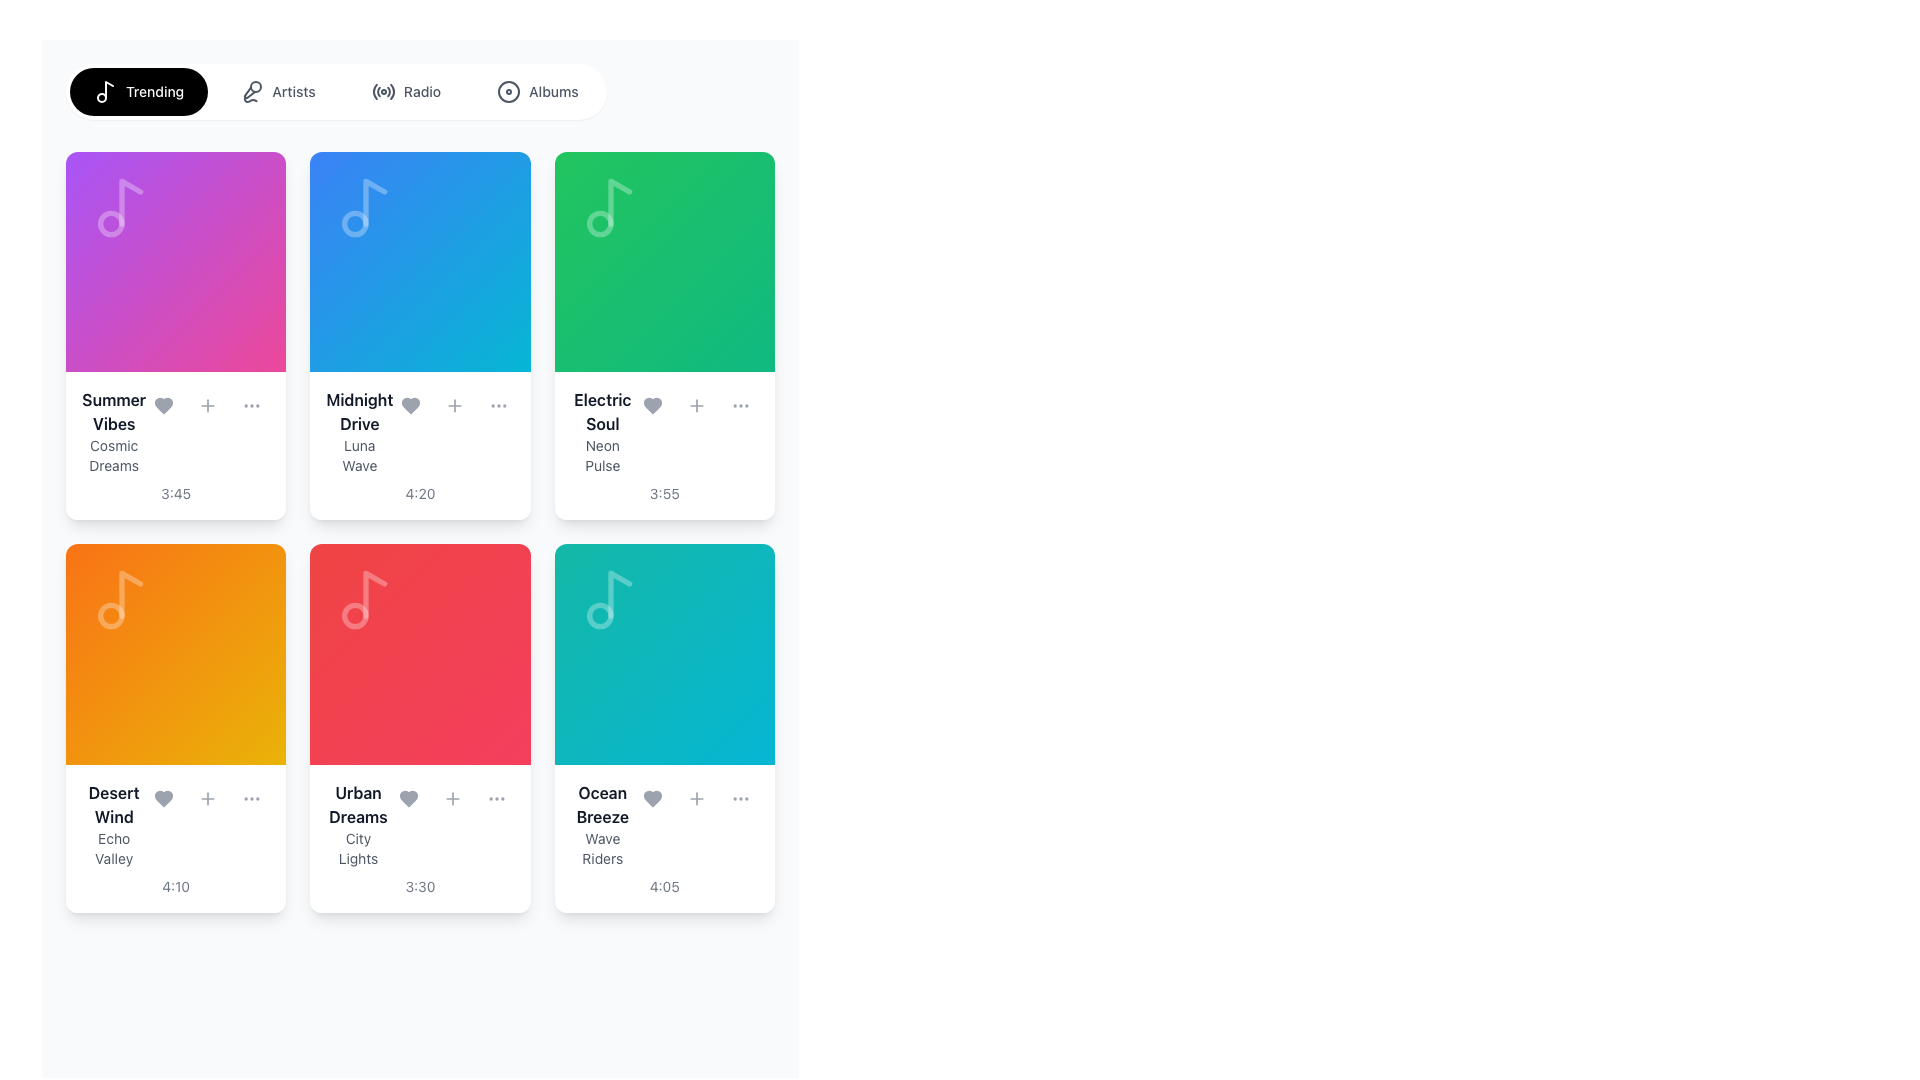 The image size is (1920, 1080). What do you see at coordinates (359, 456) in the screenshot?
I see `the second line of text displaying additional descriptive information for the 'Midnight Drive' item, located in the second column of the first row of the music tracks grid` at bounding box center [359, 456].